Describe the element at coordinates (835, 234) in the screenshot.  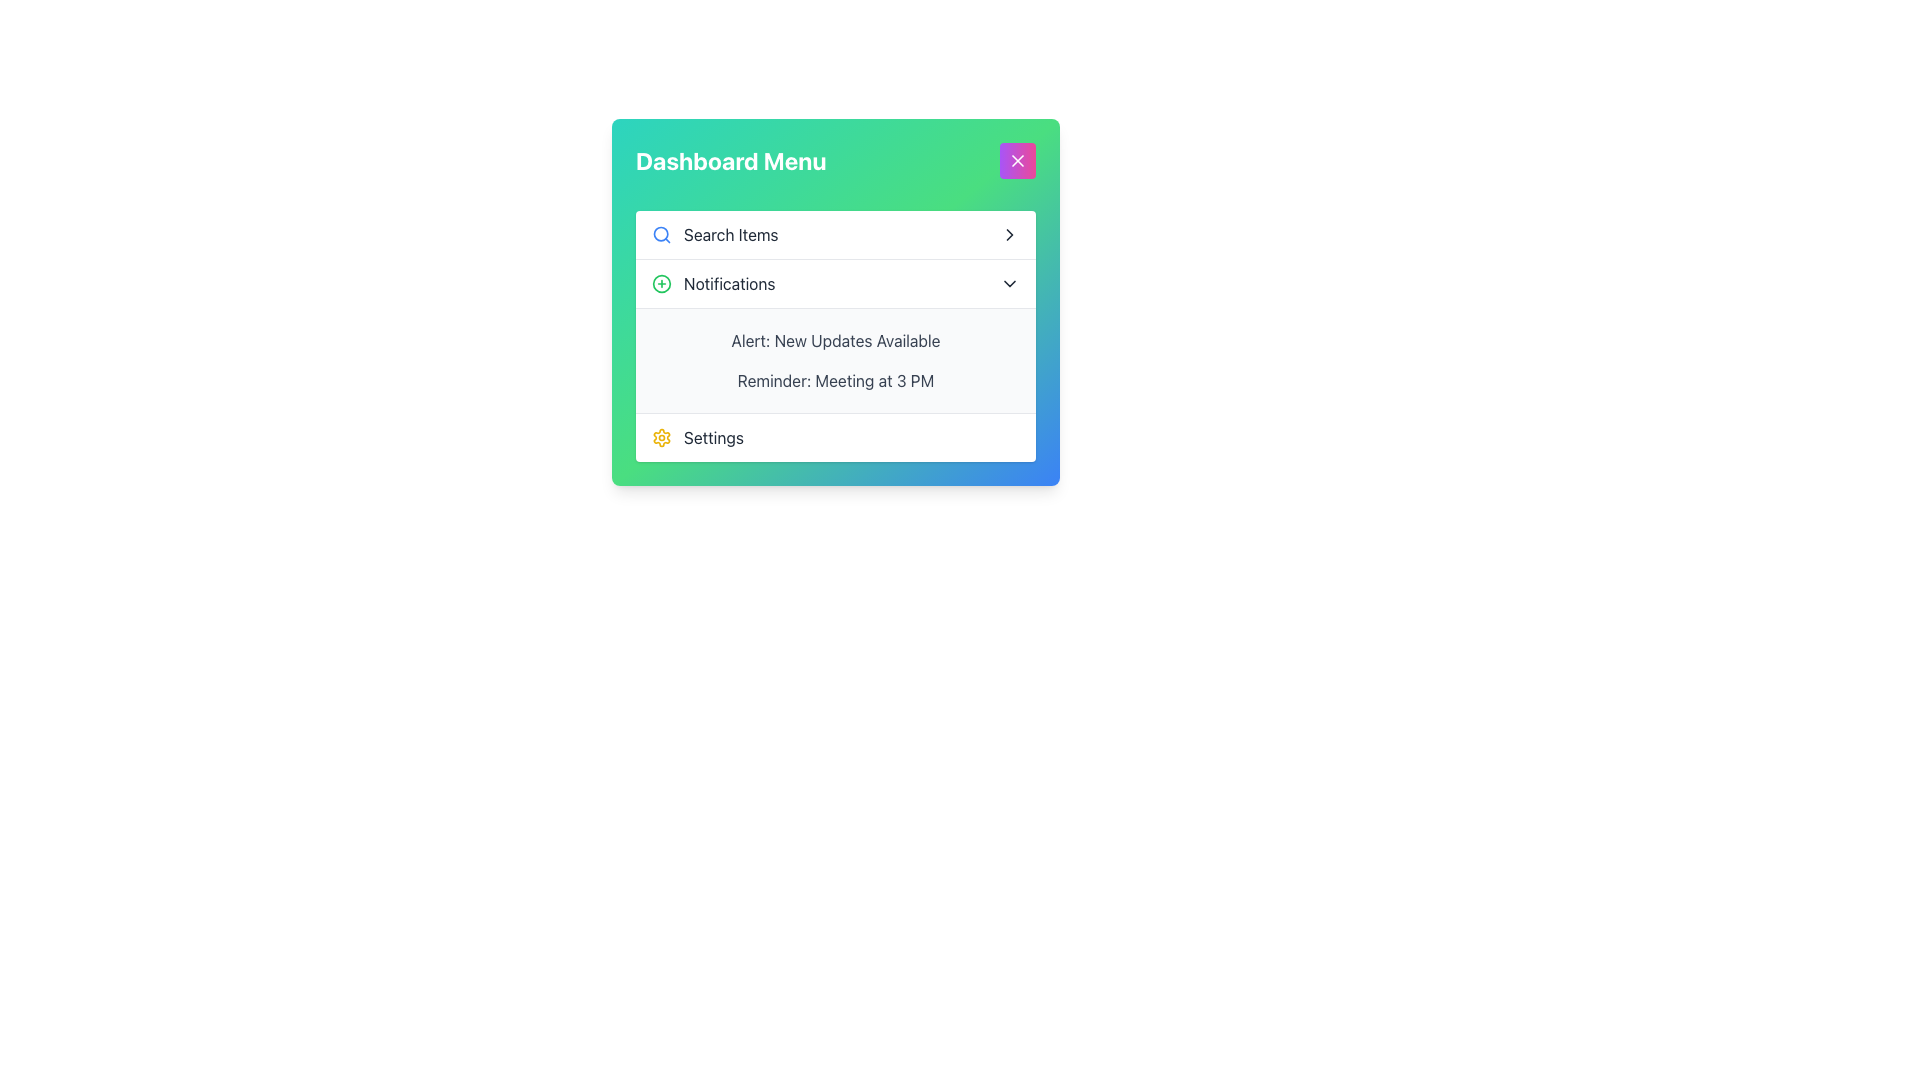
I see `the first button in the 'Dashboard Menu'` at that location.